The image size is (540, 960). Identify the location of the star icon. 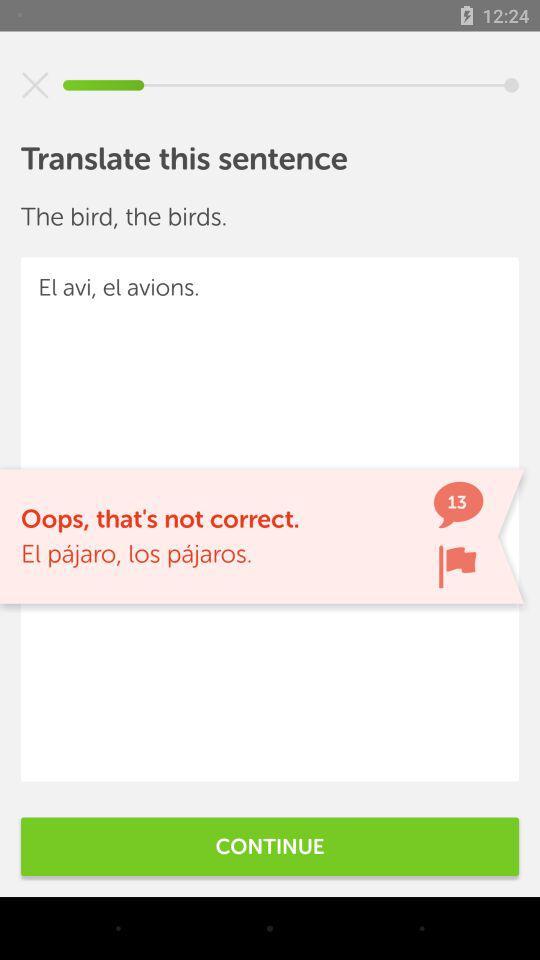
(35, 85).